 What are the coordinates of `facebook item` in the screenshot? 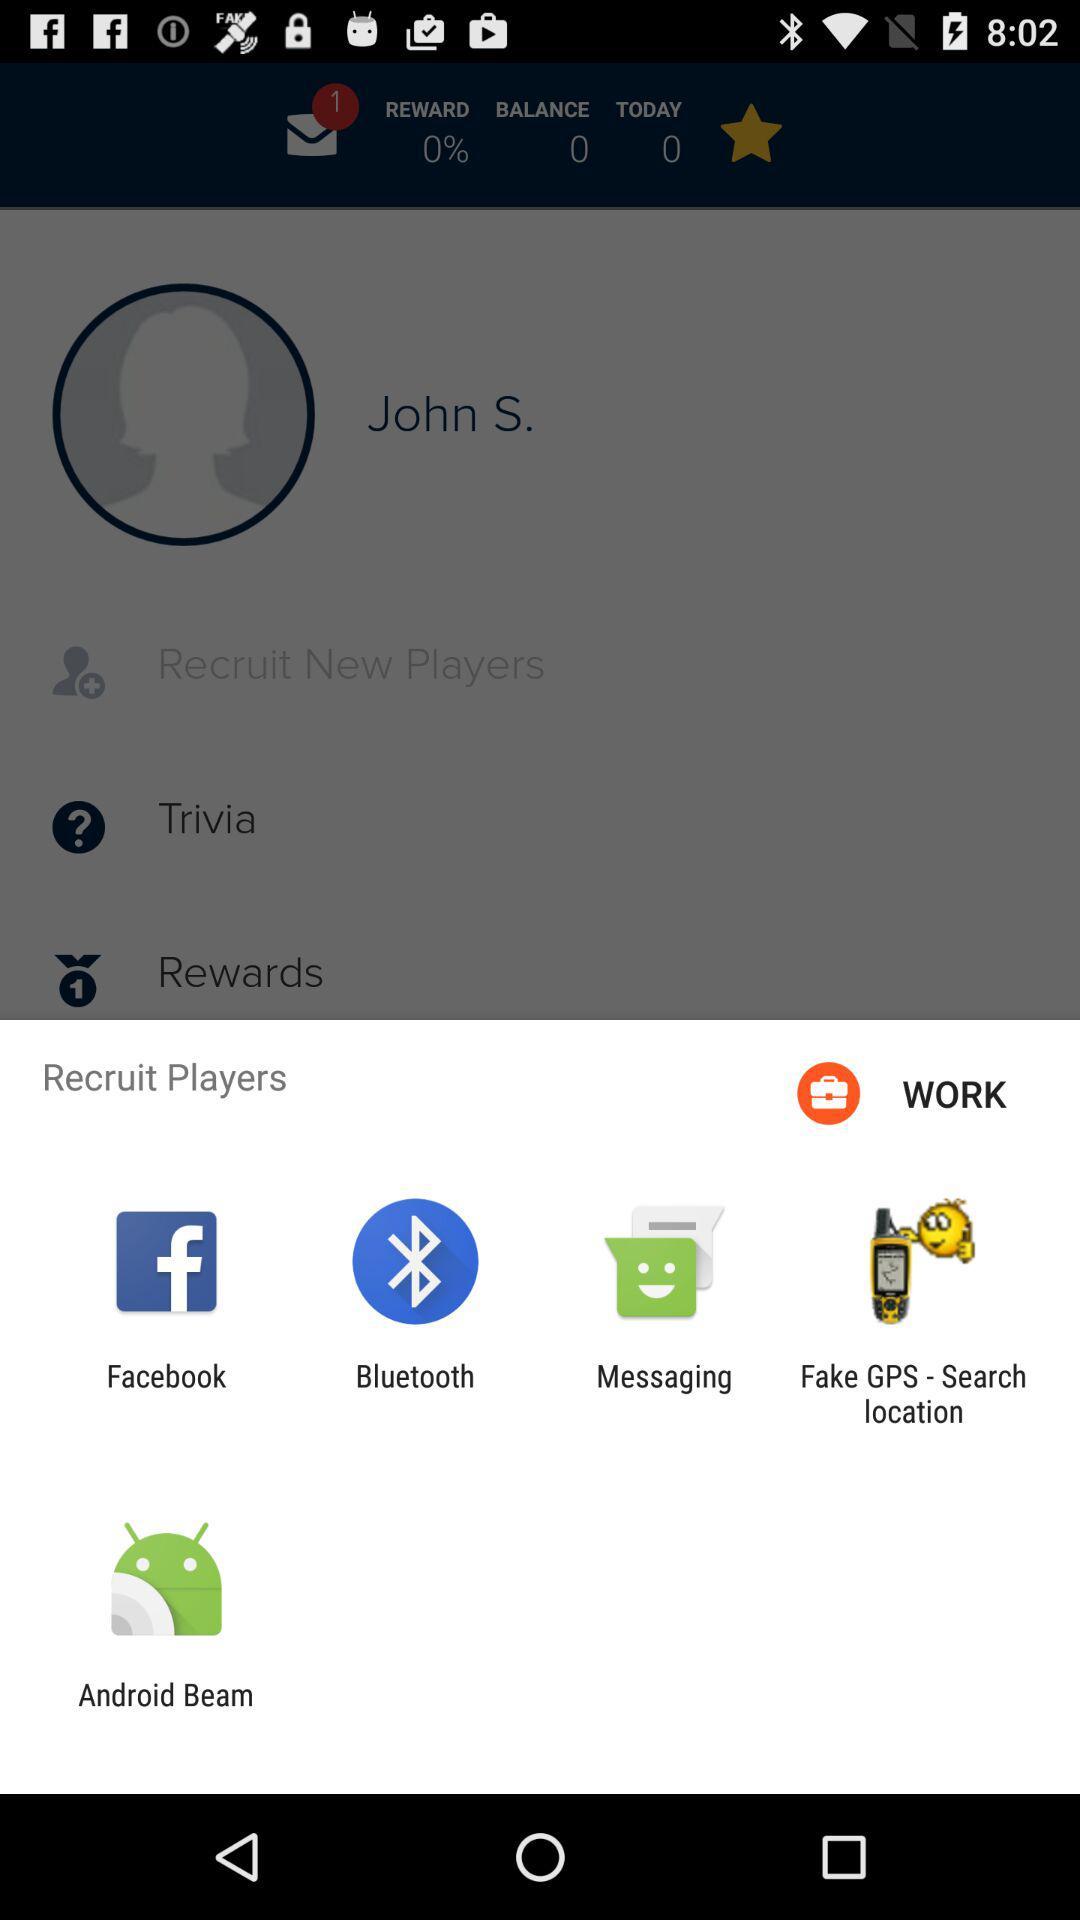 It's located at (165, 1392).